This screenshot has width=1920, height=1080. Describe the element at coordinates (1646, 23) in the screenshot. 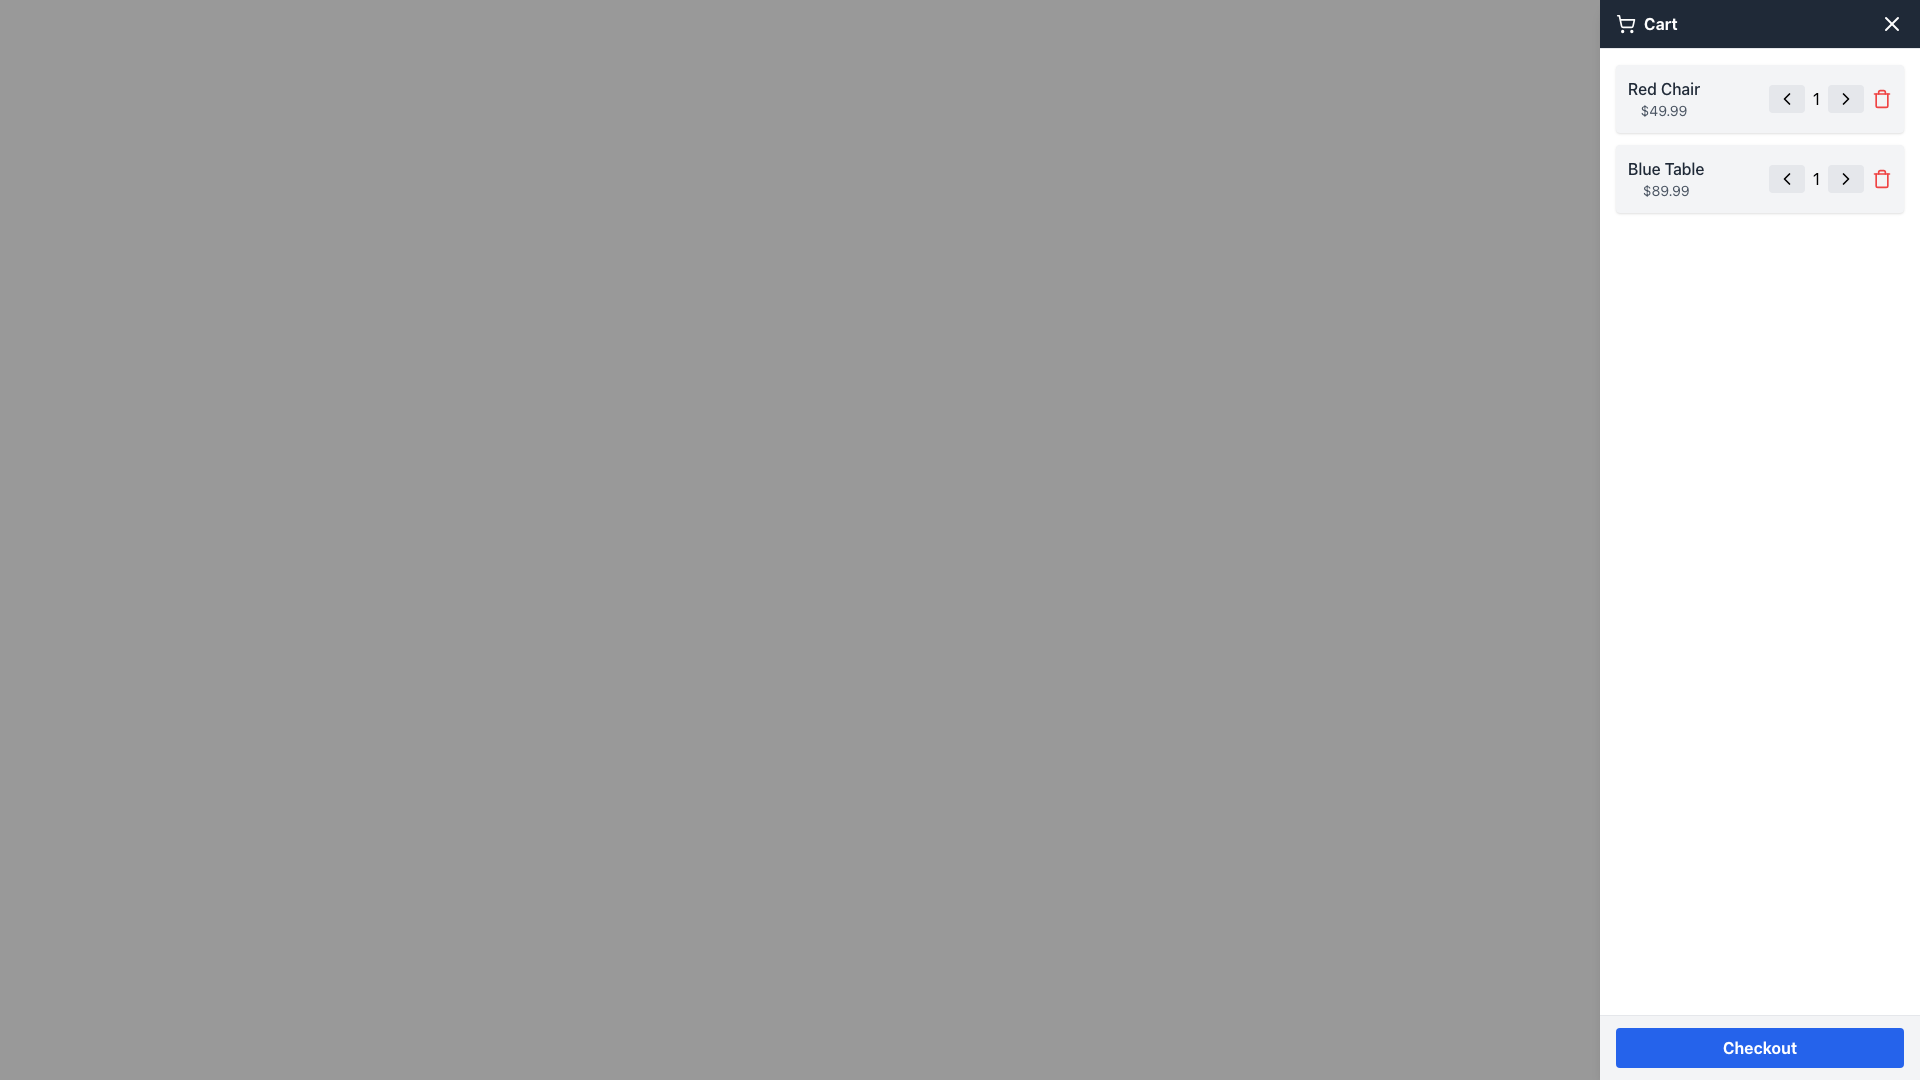

I see `the Text Label with Icon that serves as a header for the shopping cart section, located in the top-right corner of the header interface` at that location.